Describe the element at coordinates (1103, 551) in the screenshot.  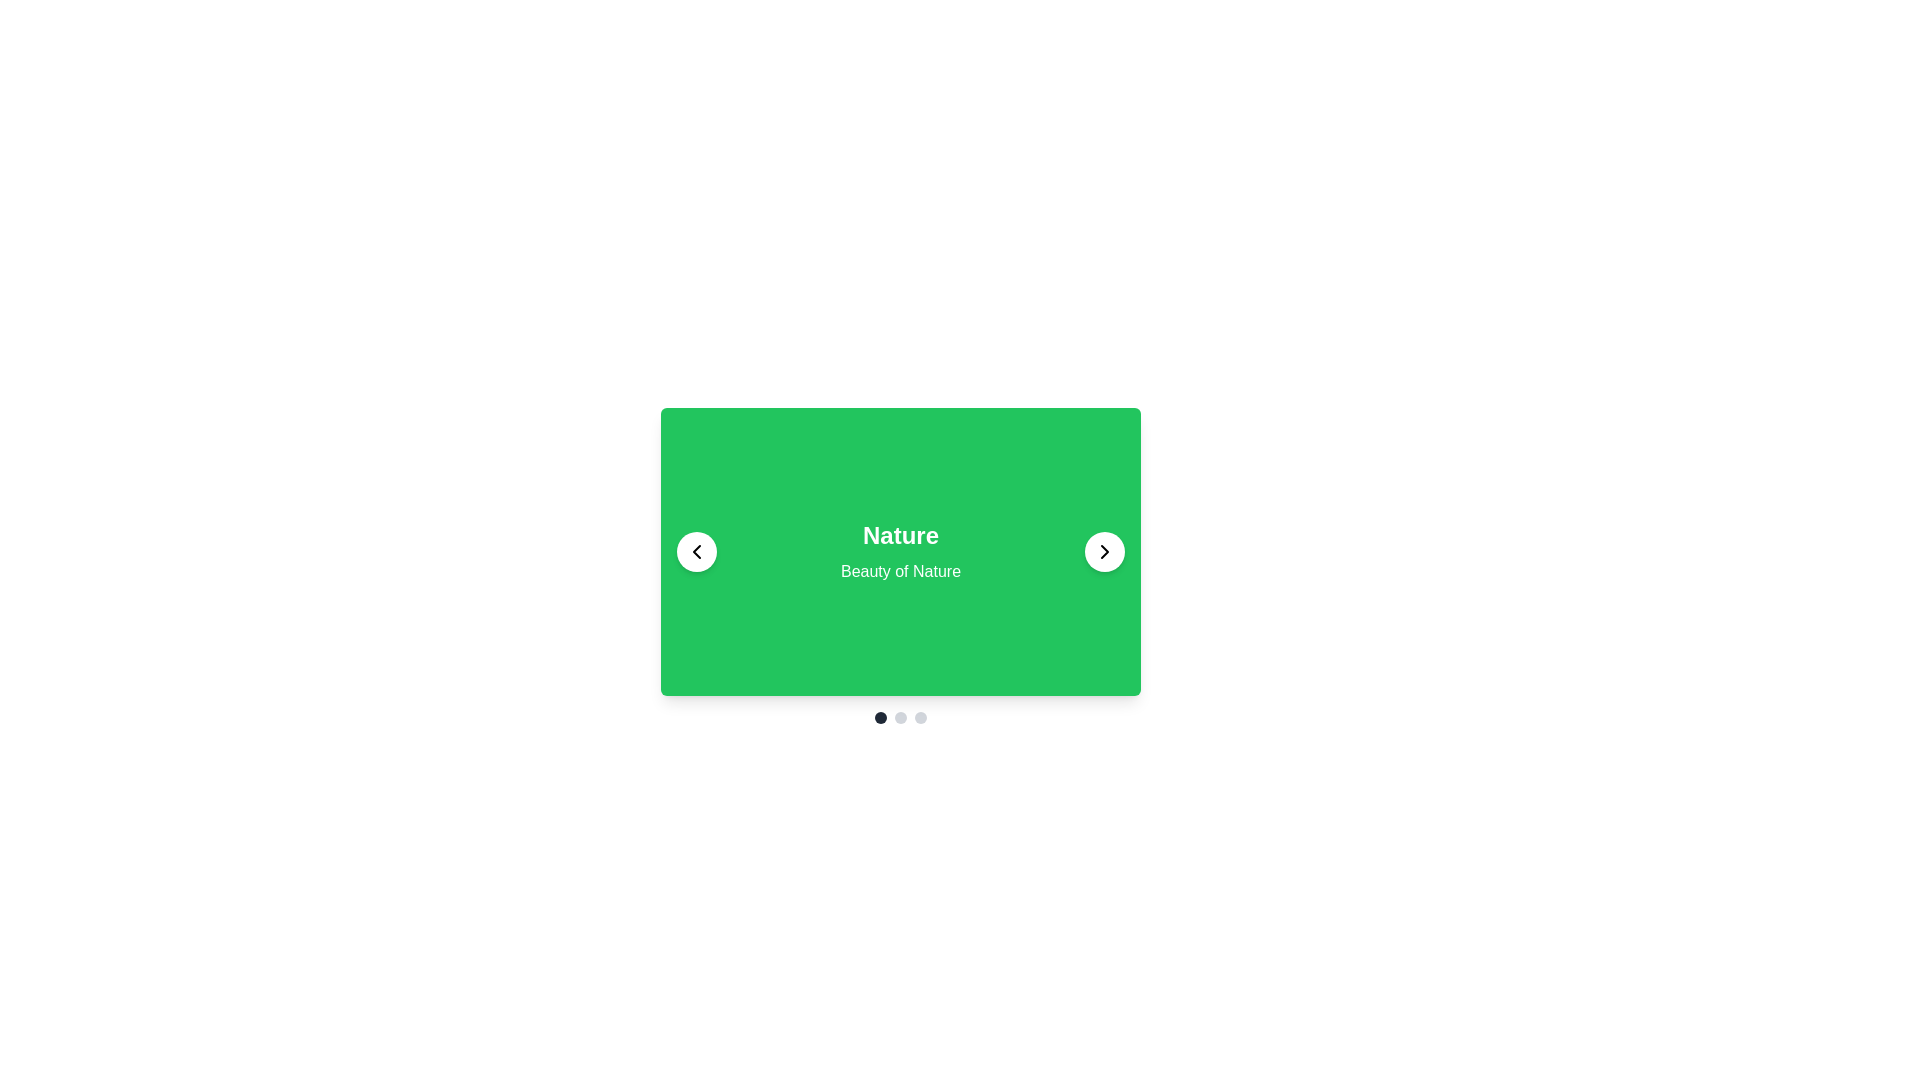
I see `the right-chevron icon within the circular button on the far right side of the green card` at that location.